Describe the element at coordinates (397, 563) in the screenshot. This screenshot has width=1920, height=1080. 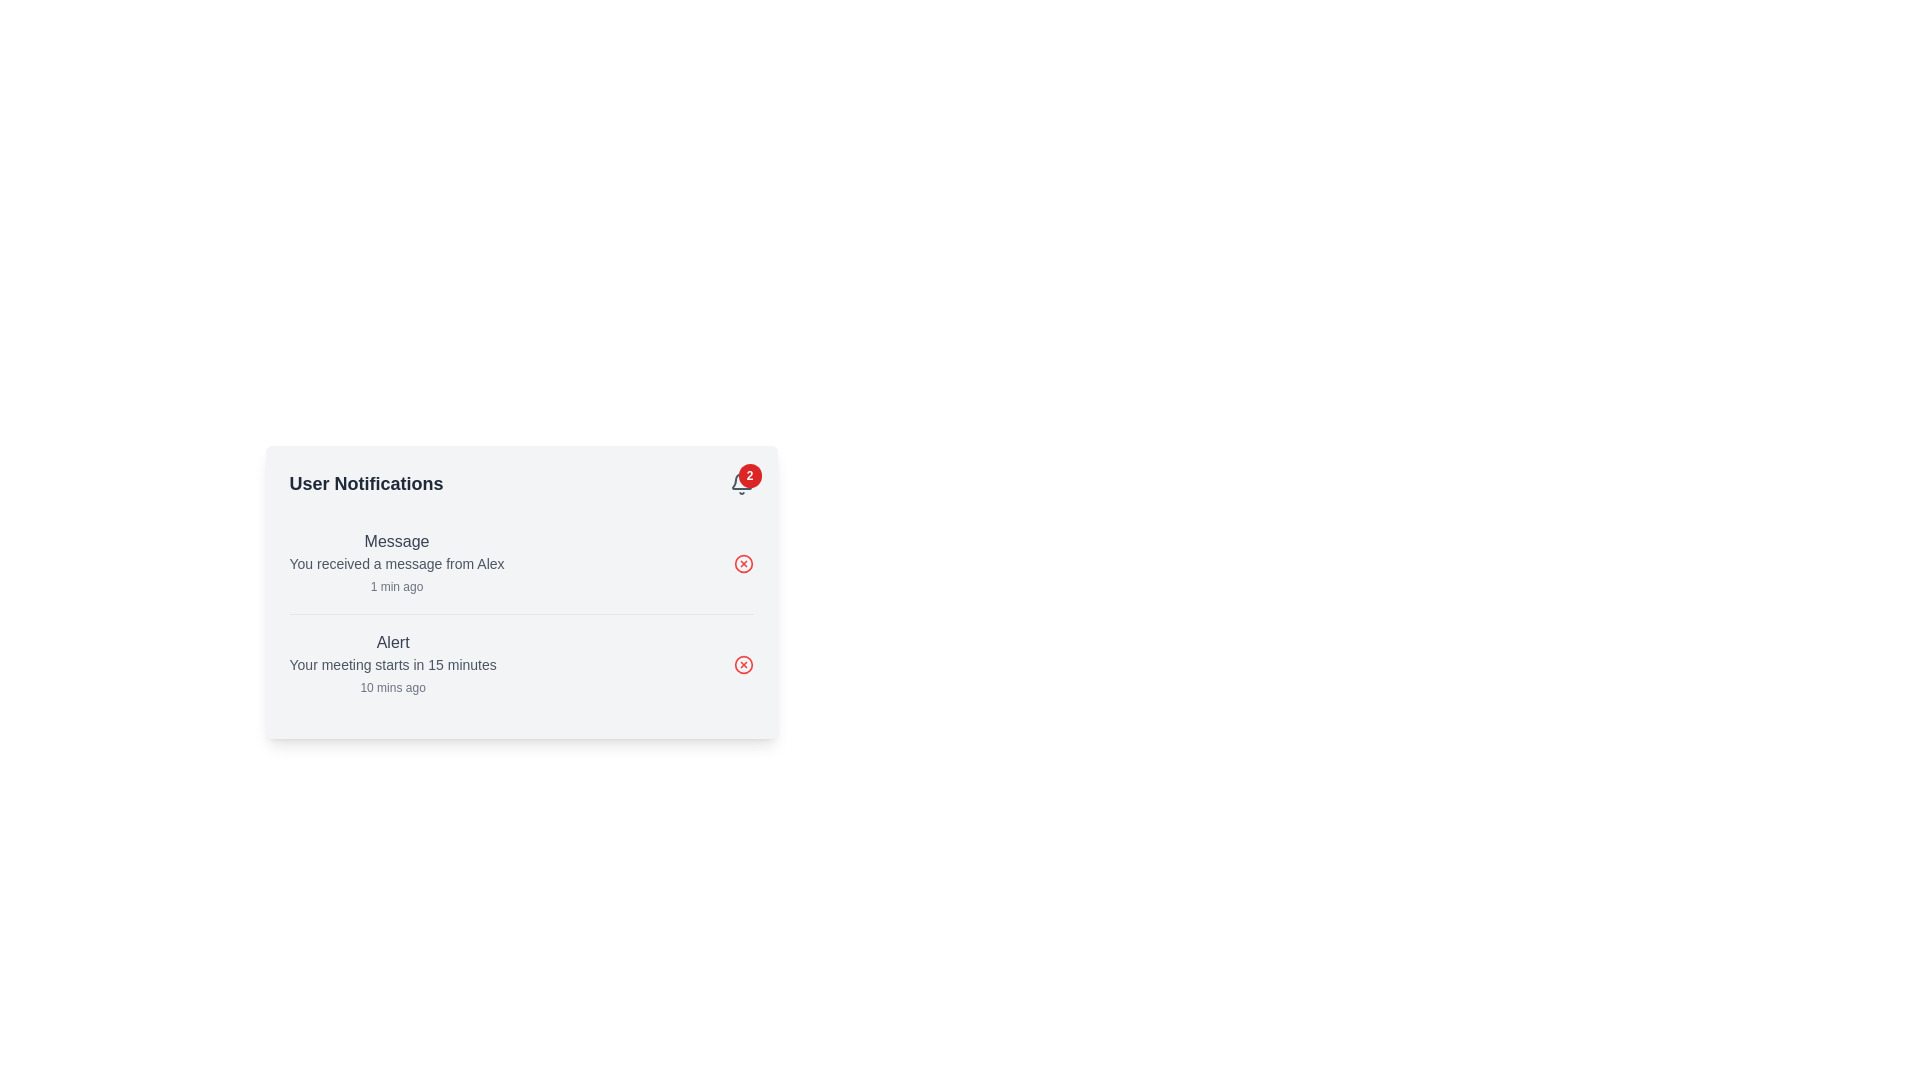
I see `the text notification that reads 'You received a message from Alex', which is styled in a smaller gray font and located below the 'Message' header in the User Notifications section` at that location.